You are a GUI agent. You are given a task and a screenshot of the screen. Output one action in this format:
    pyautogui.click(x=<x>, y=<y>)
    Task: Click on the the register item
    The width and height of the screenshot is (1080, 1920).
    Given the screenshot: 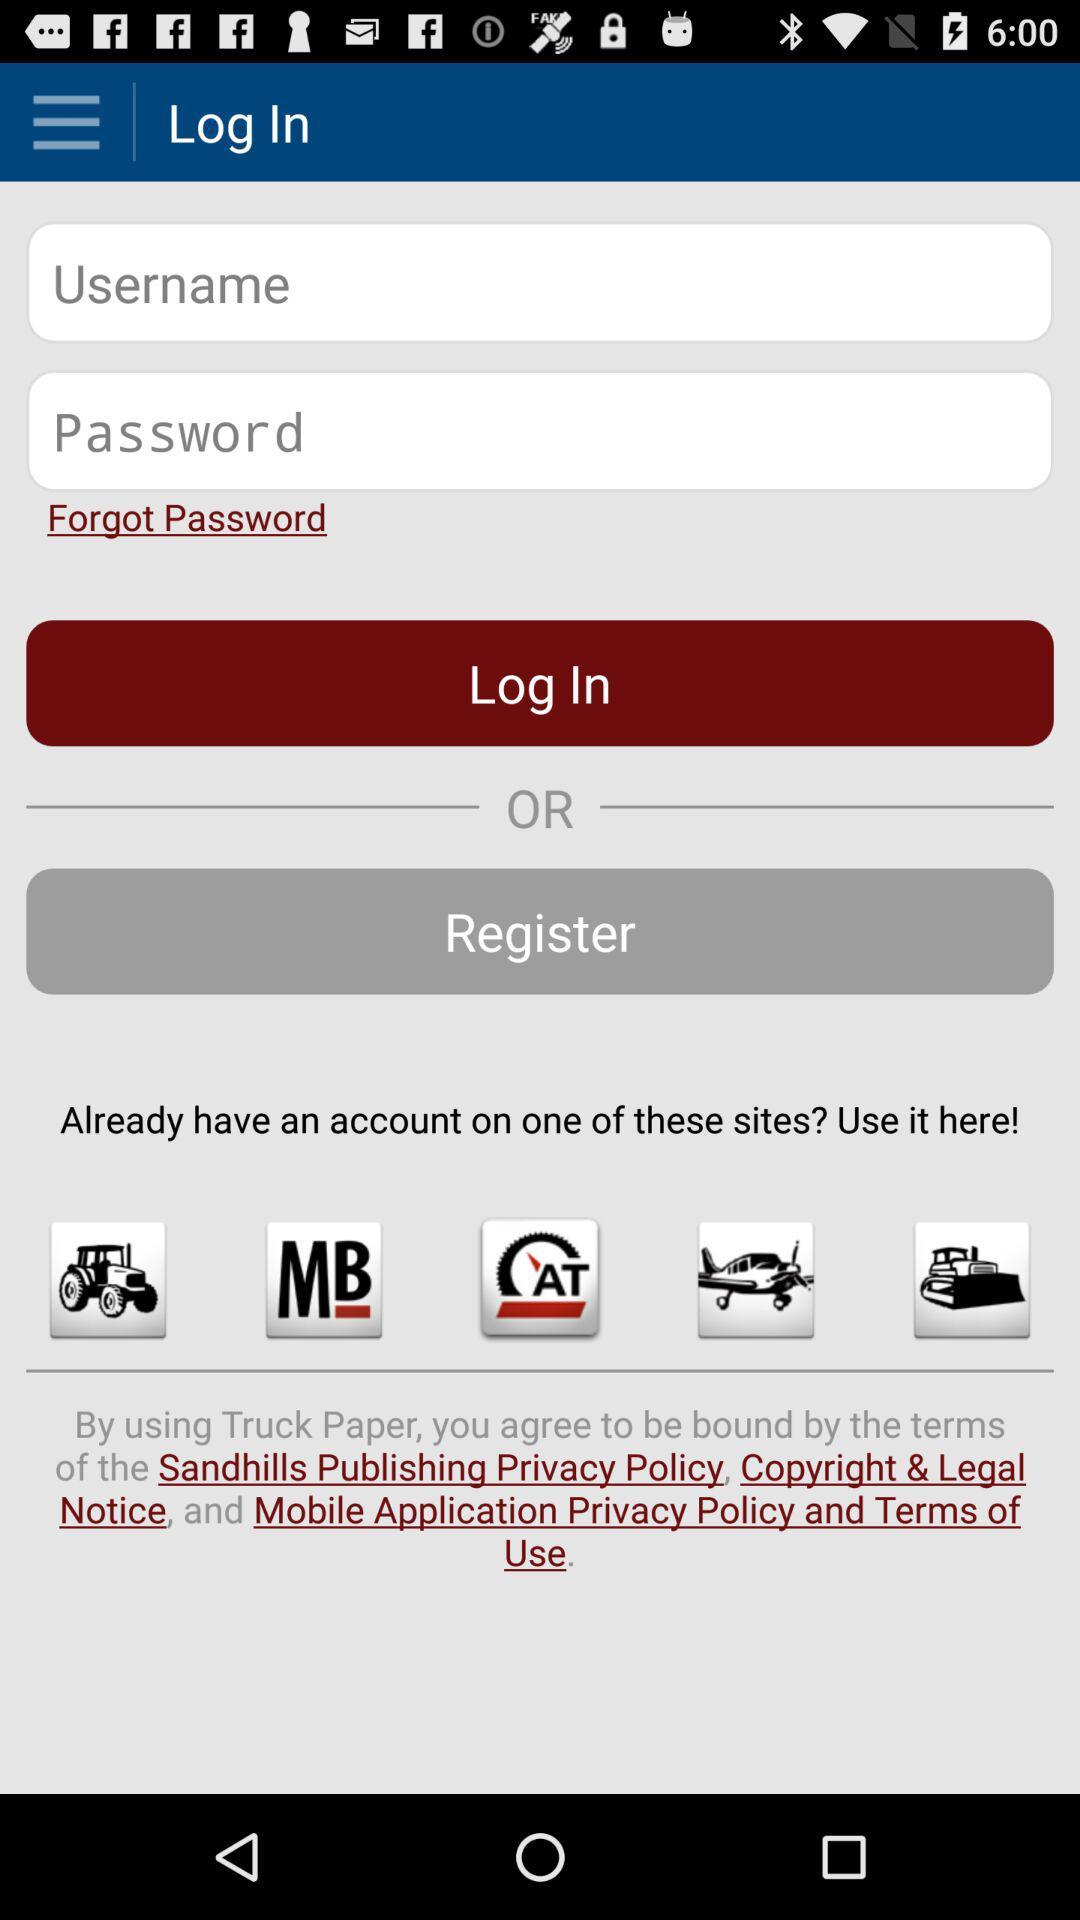 What is the action you would take?
    pyautogui.click(x=540, y=930)
    